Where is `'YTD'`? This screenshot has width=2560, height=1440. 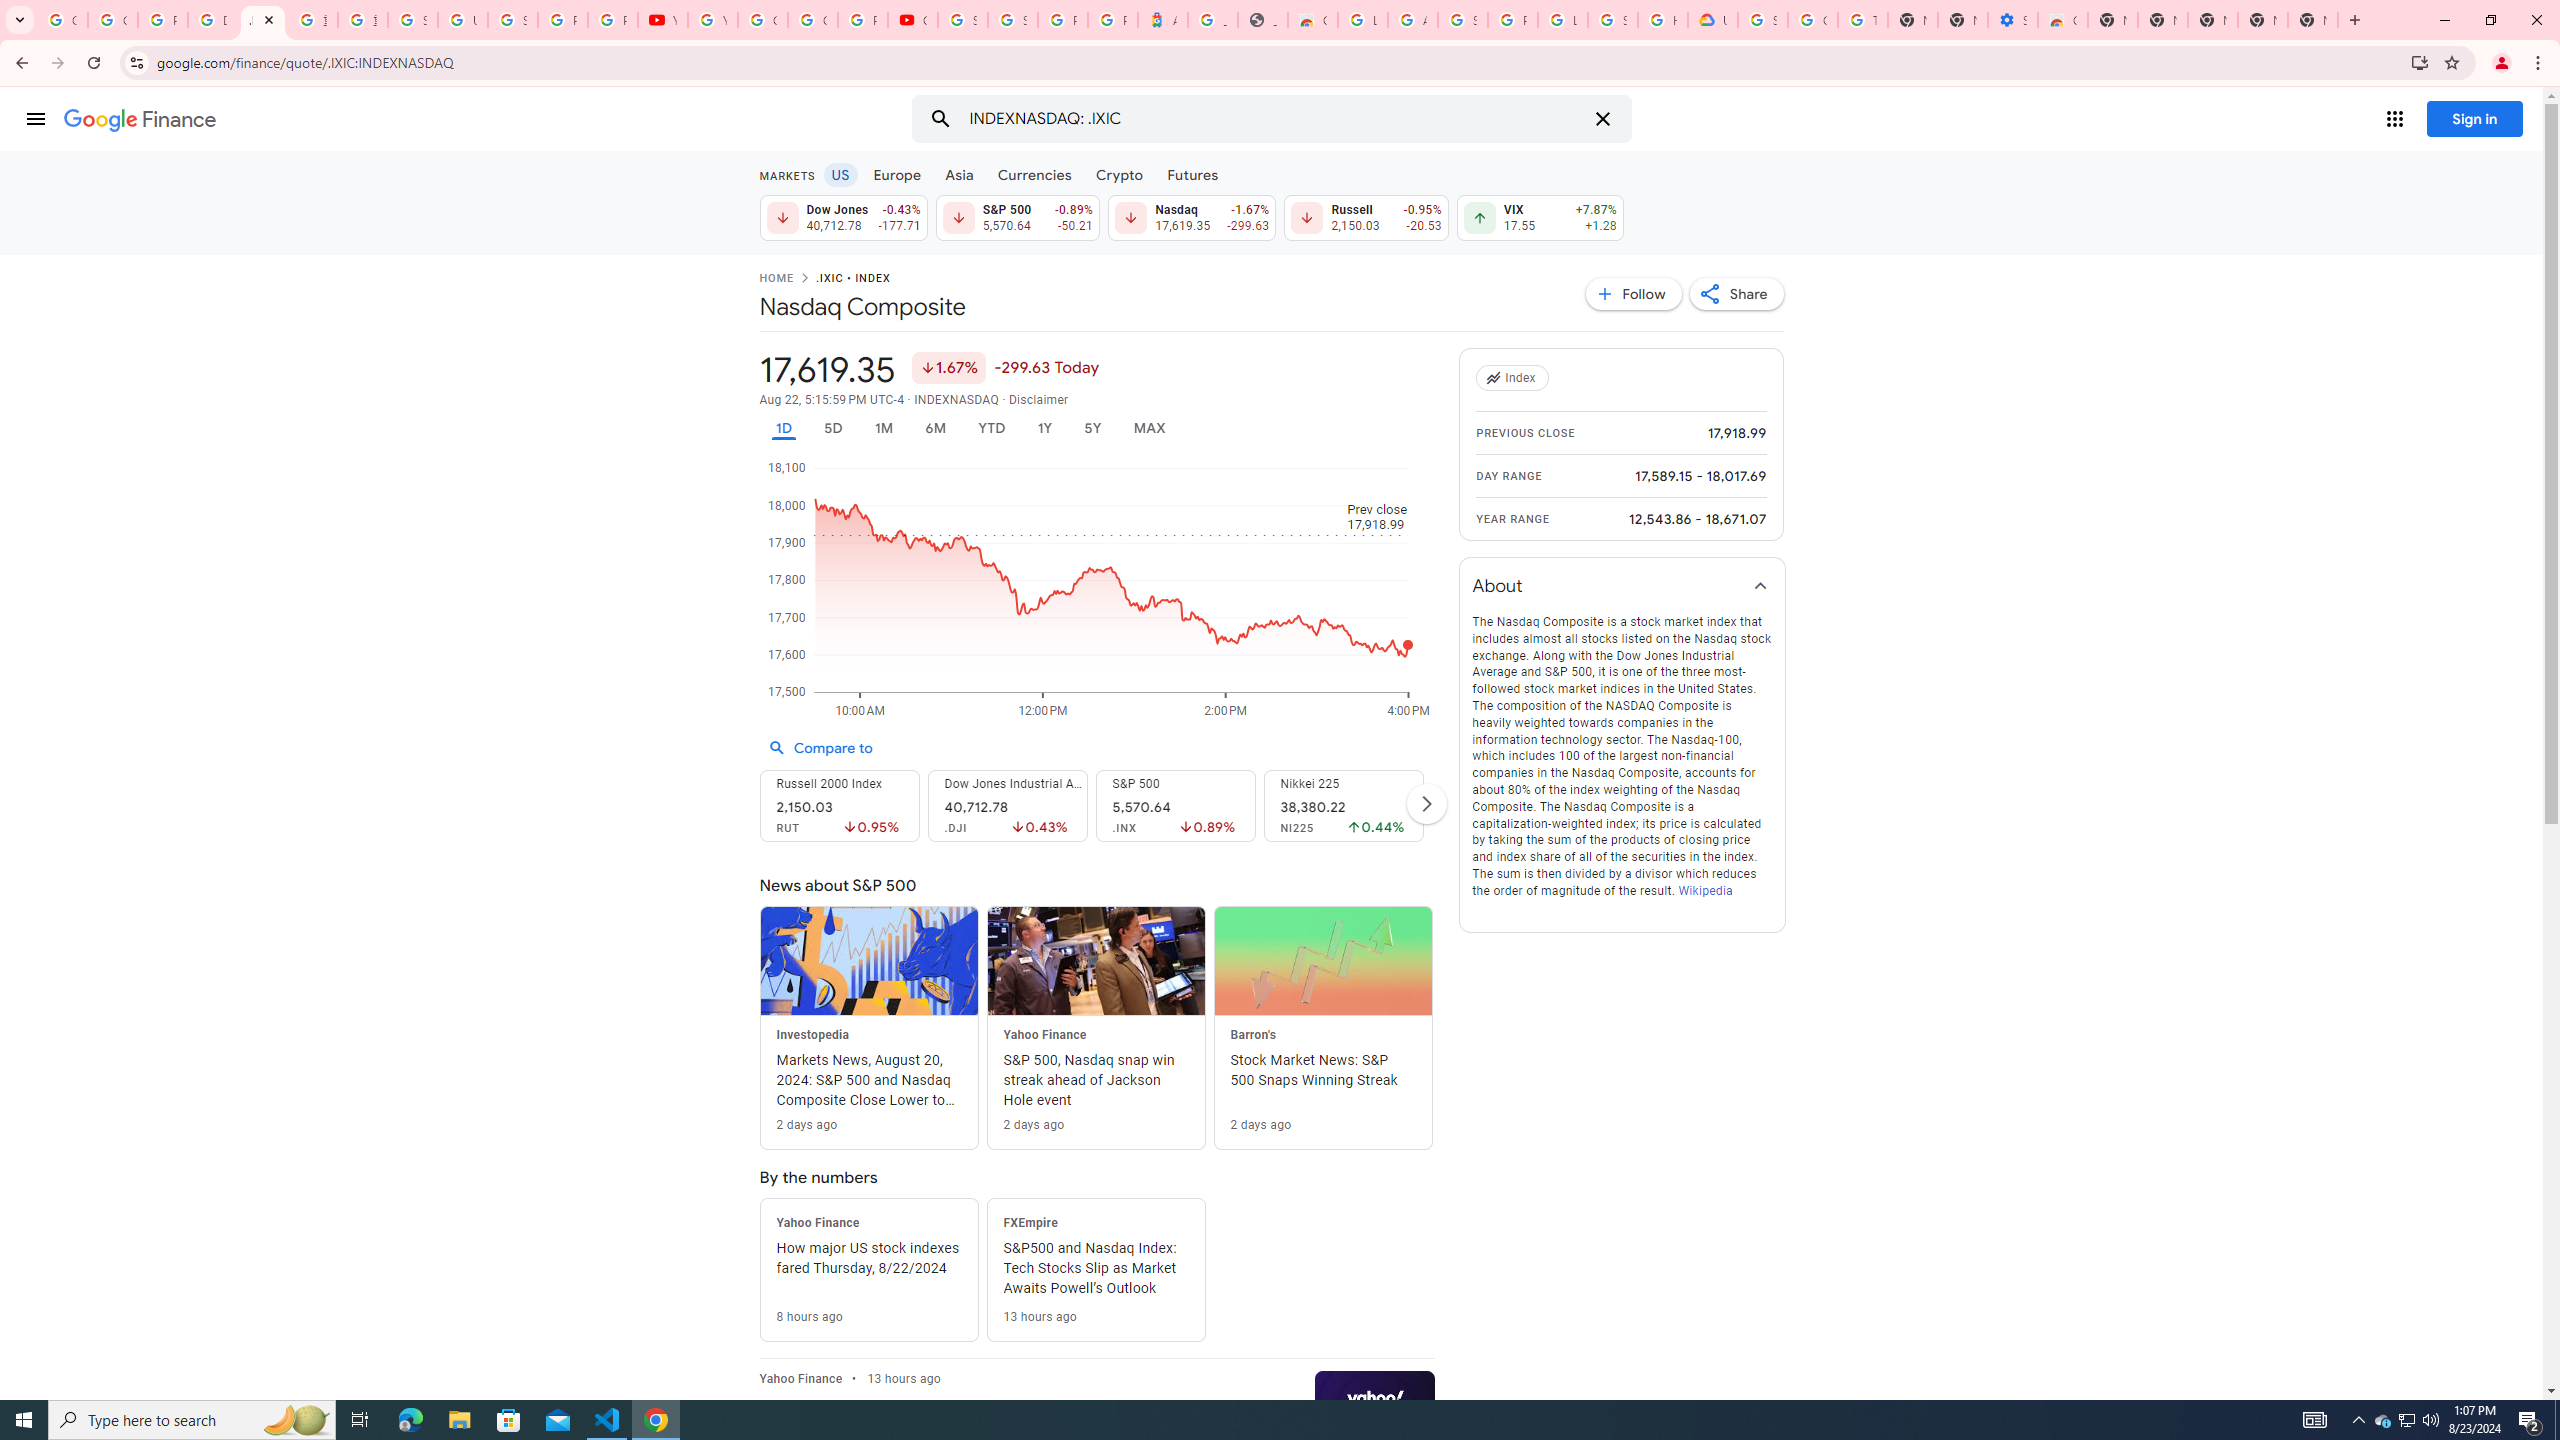
'YTD' is located at coordinates (990, 428).